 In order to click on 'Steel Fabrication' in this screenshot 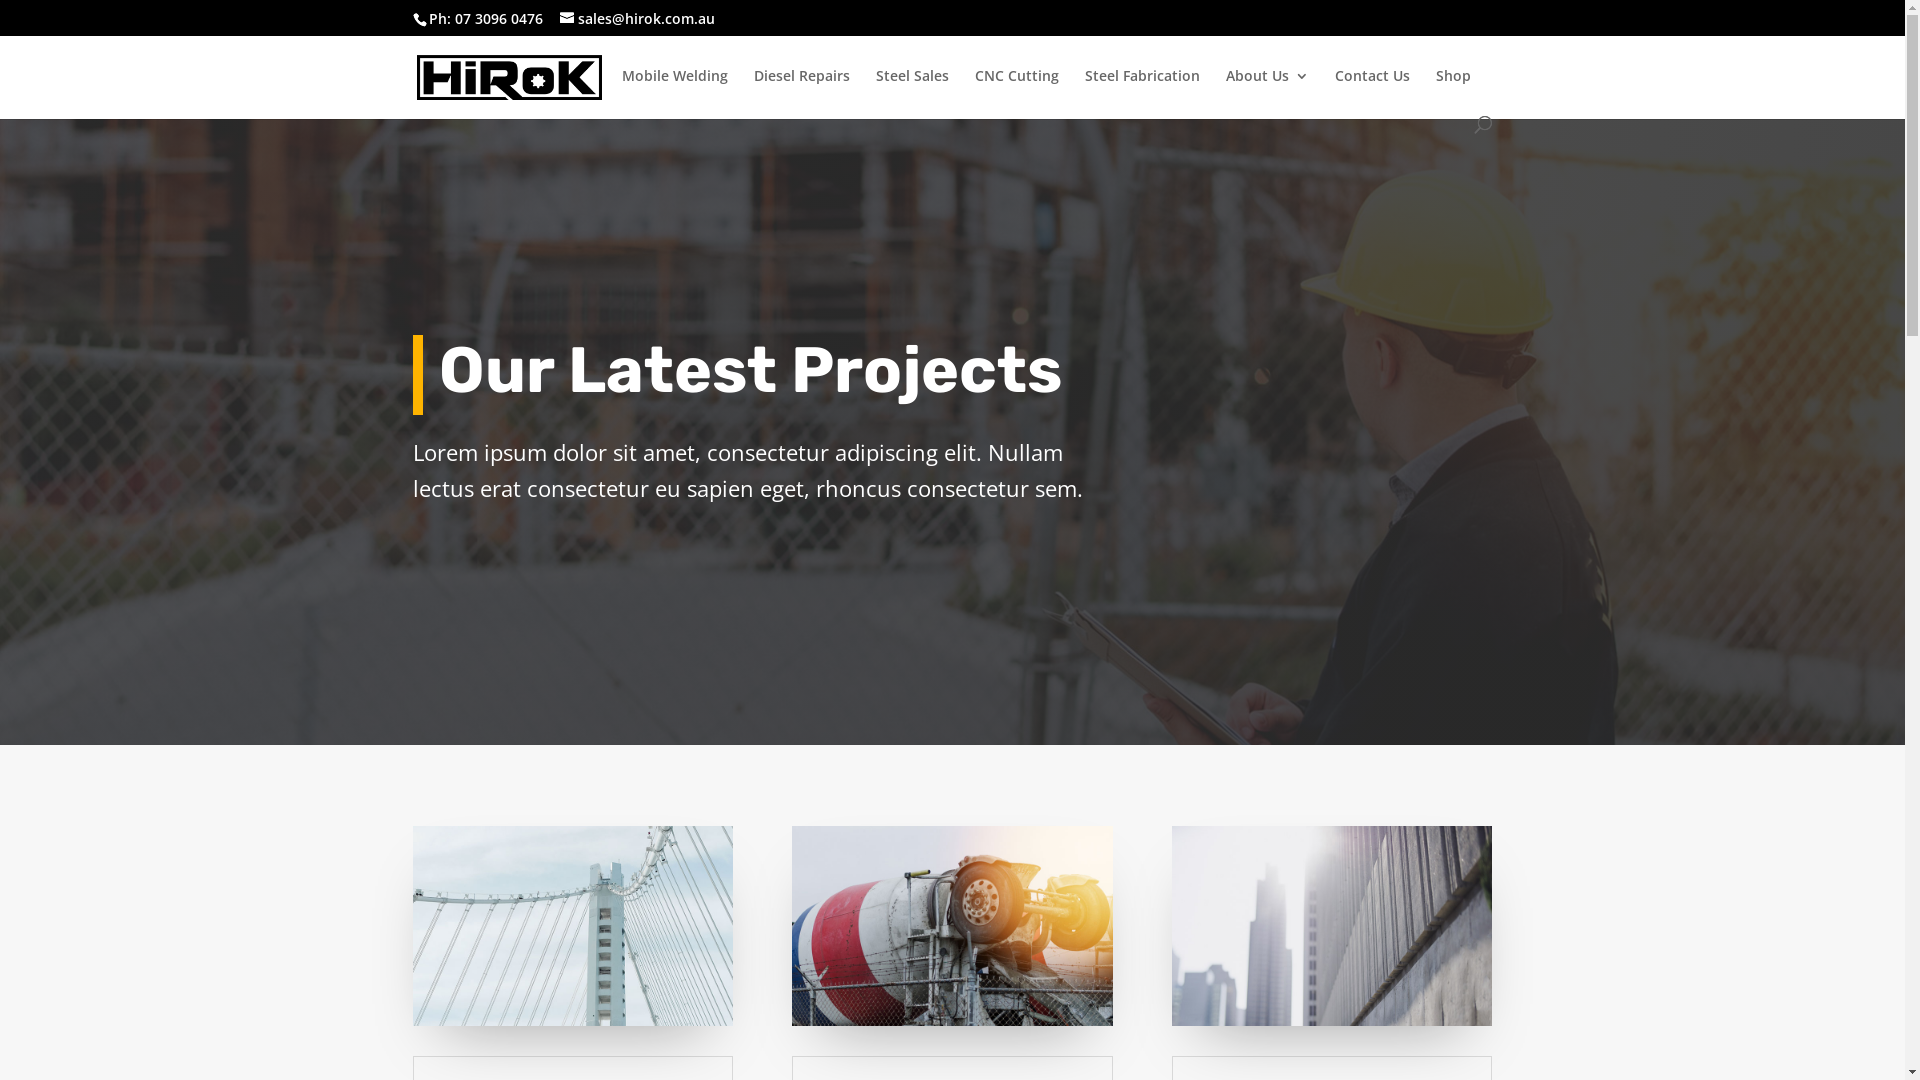, I will do `click(1141, 92)`.